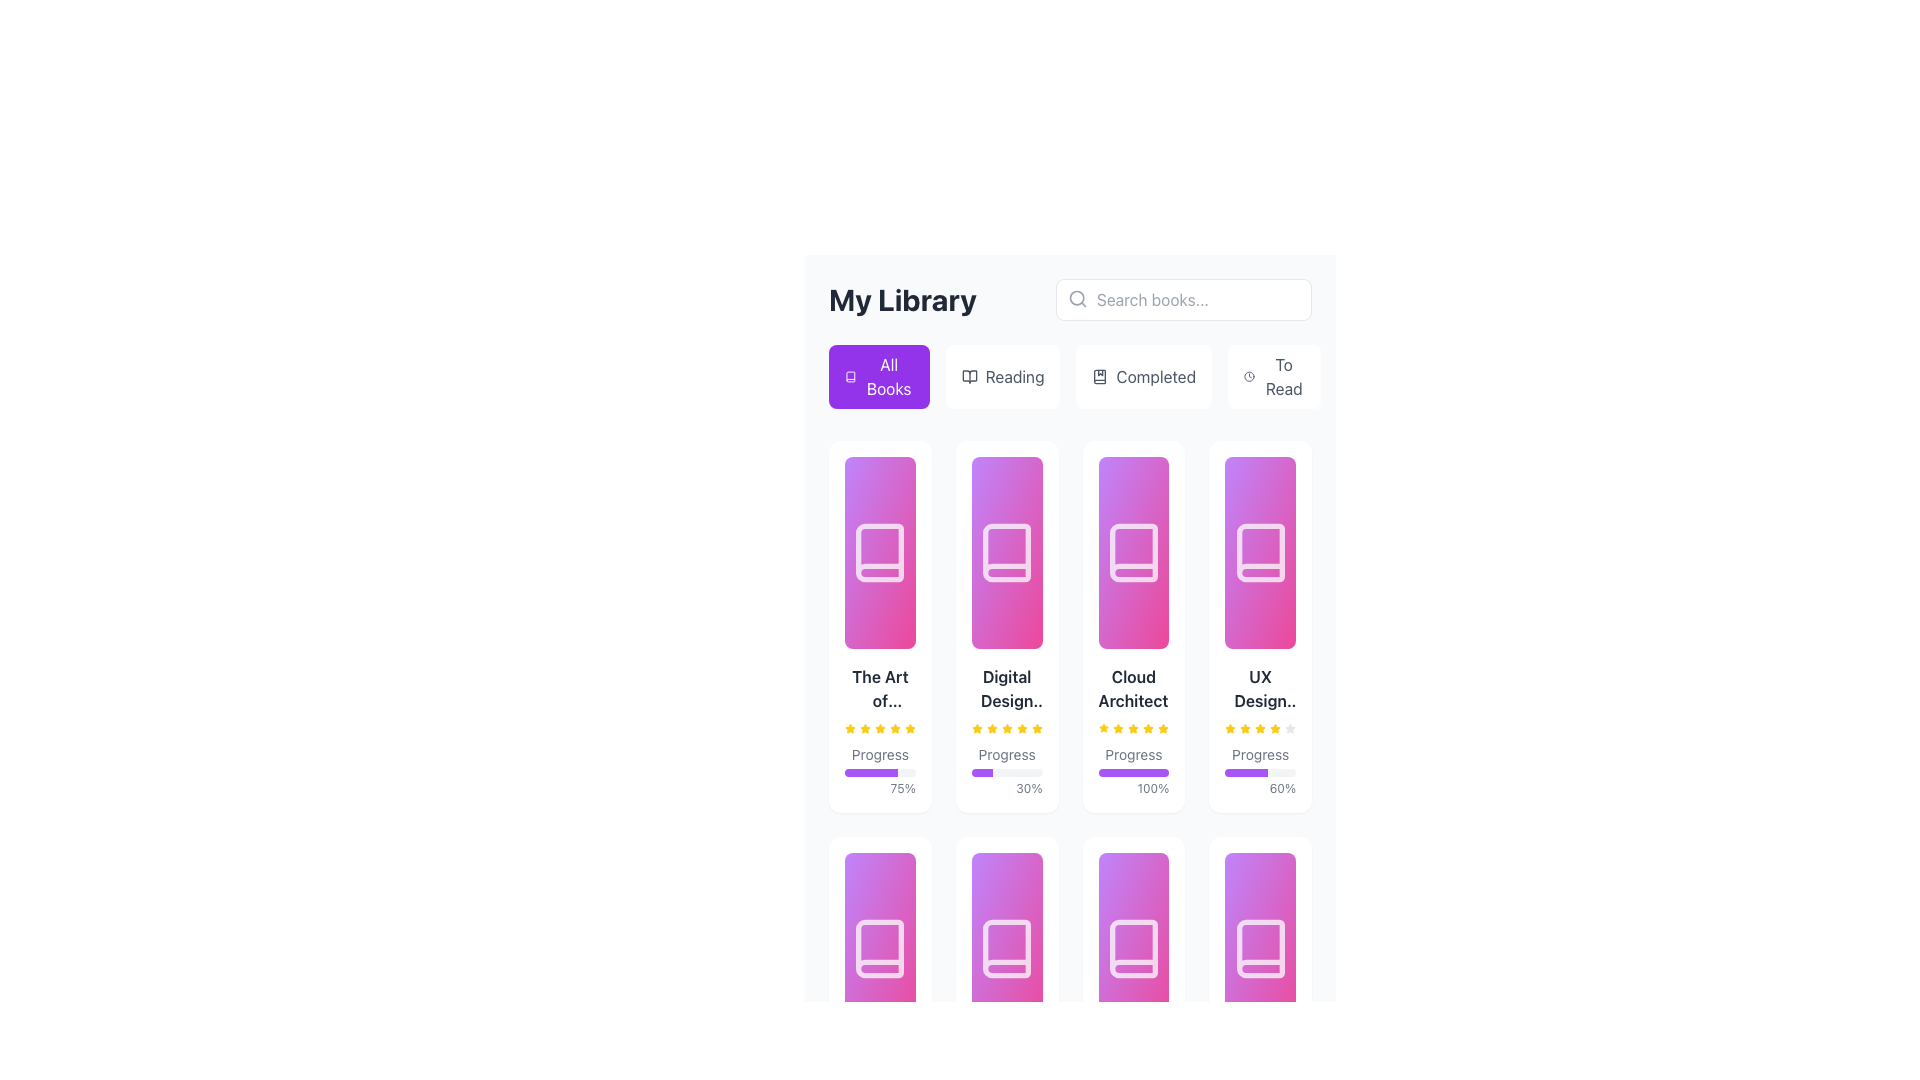 This screenshot has height=1080, width=1920. I want to click on the fifth star icon in the seven-part rating system located beneath the item titled 'The Art of...' in the grid layout, so click(909, 729).